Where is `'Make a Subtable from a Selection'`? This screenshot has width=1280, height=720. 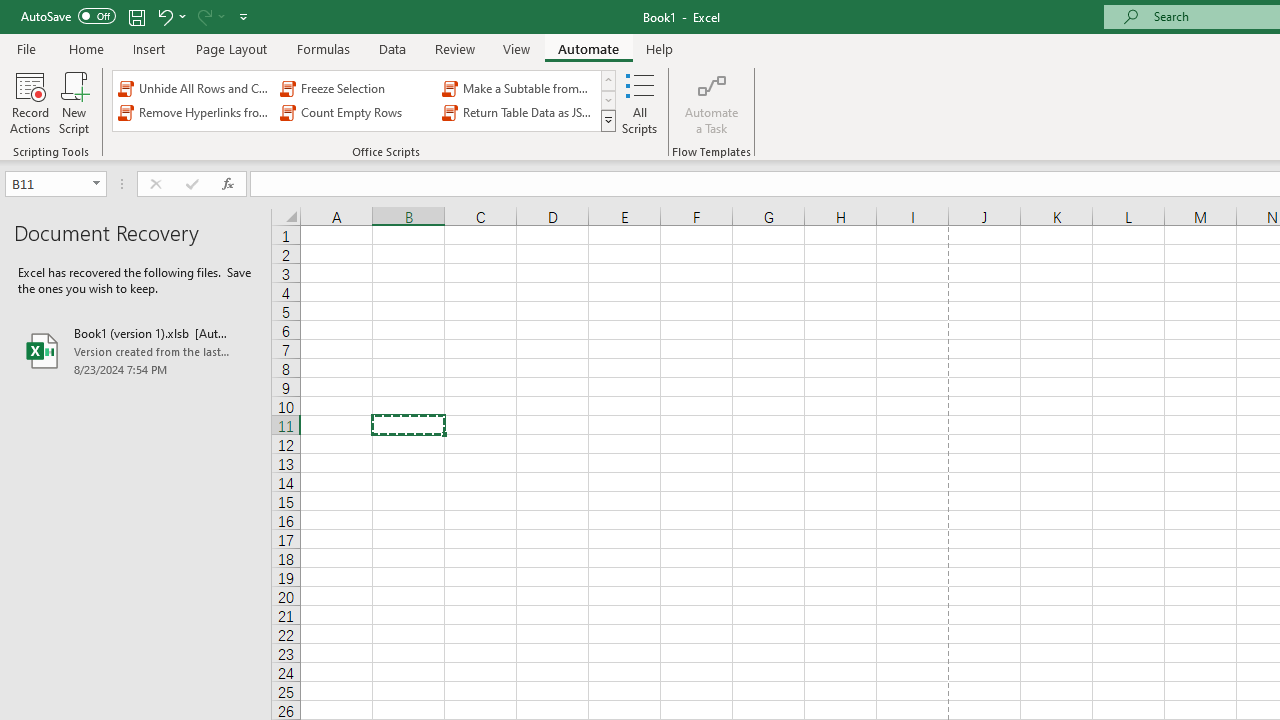
'Make a Subtable from a Selection' is located at coordinates (519, 87).